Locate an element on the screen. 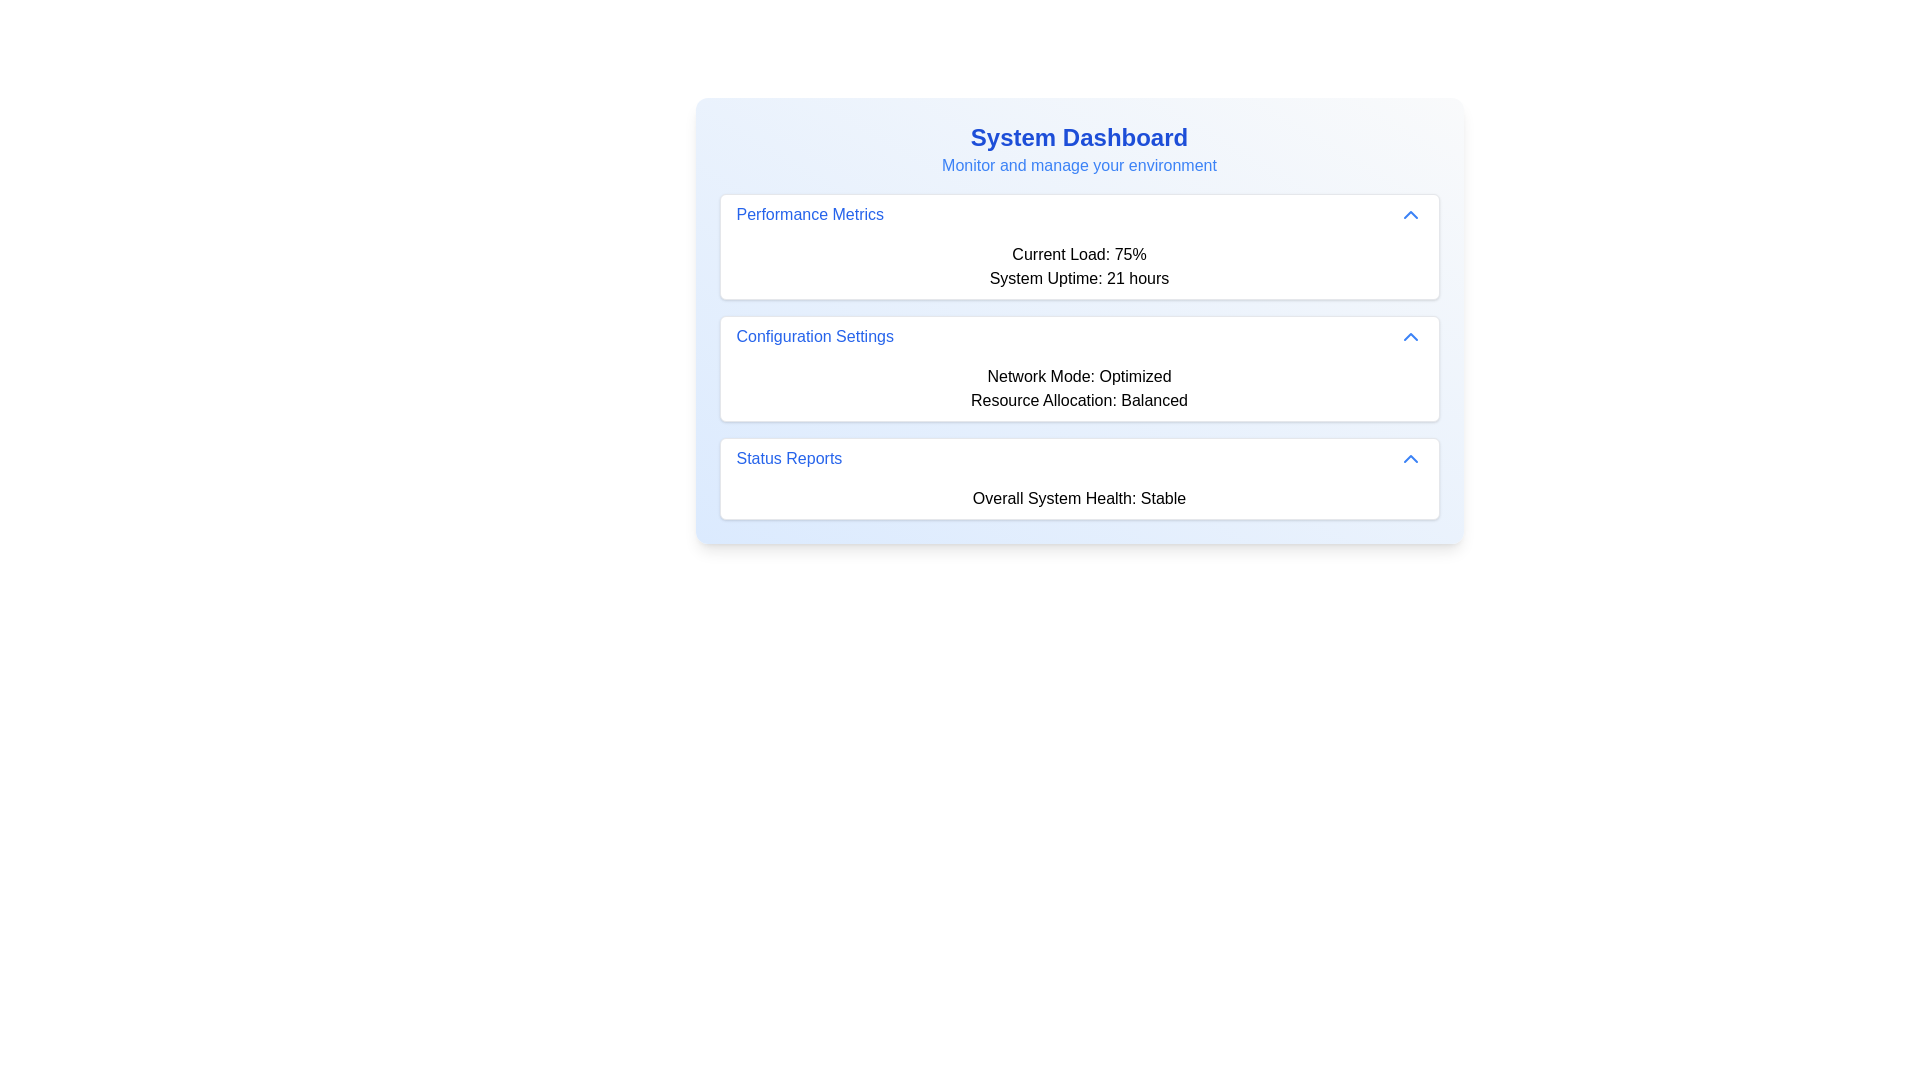 Image resolution: width=1920 pixels, height=1080 pixels. the static text display showing 'System Uptime: 21 hours', which is located below 'Current Load: 75%' in the 'Performance Metrics' section is located at coordinates (1078, 278).